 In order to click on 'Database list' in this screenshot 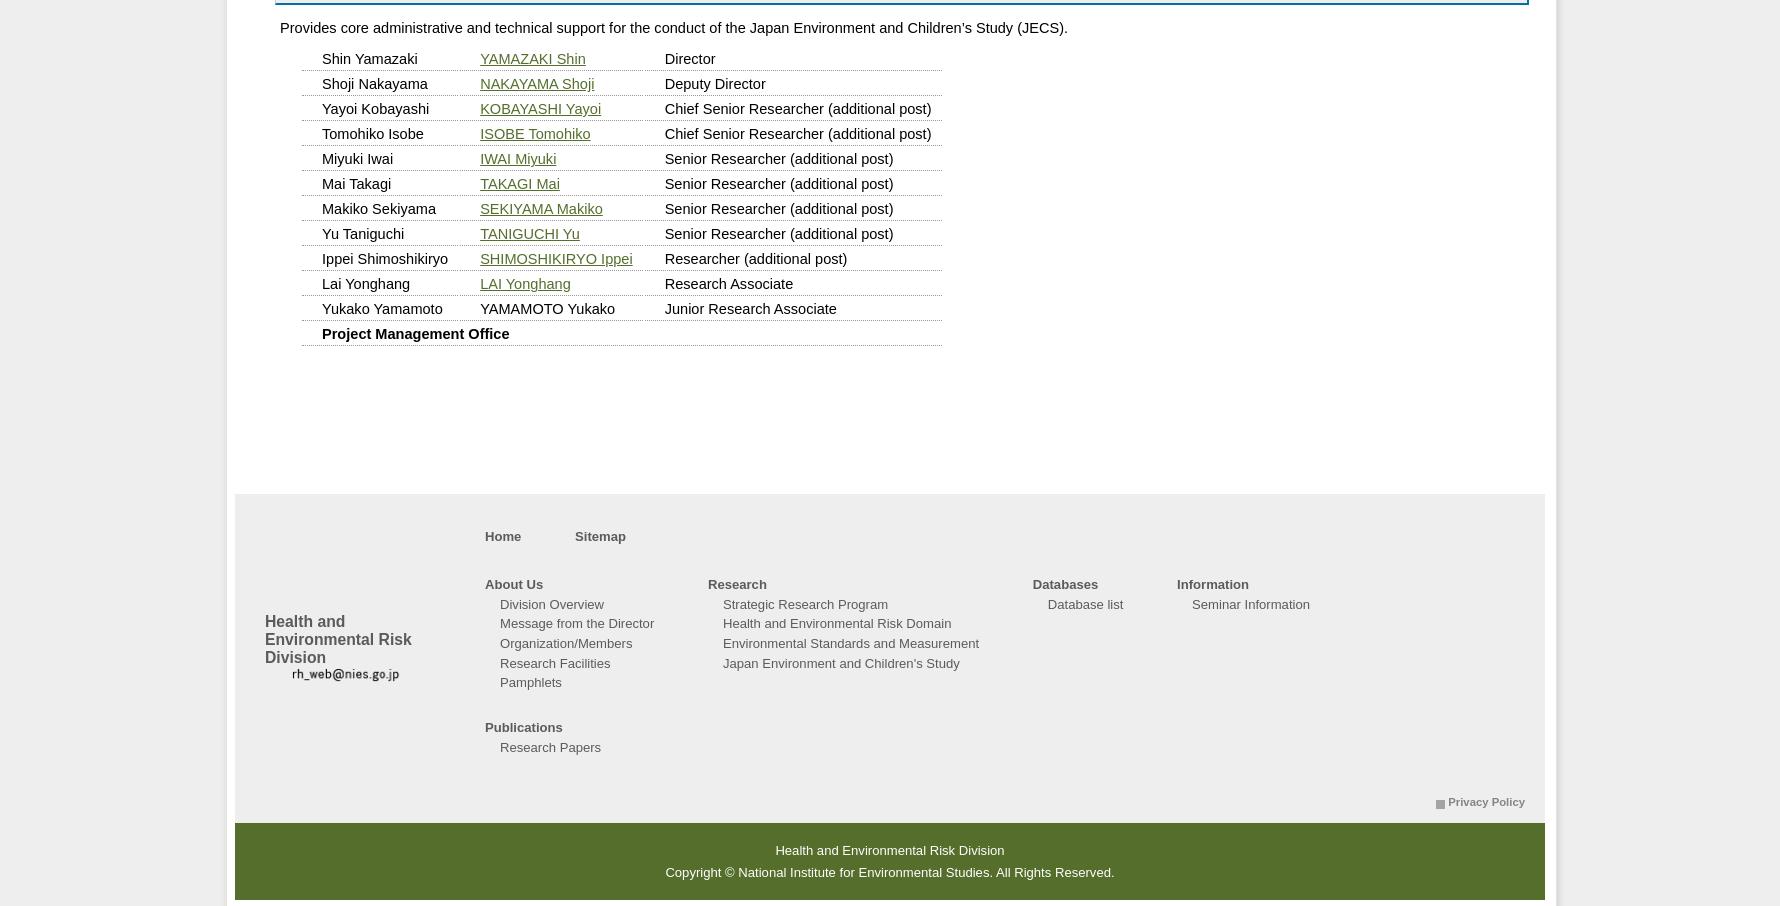, I will do `click(1085, 603)`.